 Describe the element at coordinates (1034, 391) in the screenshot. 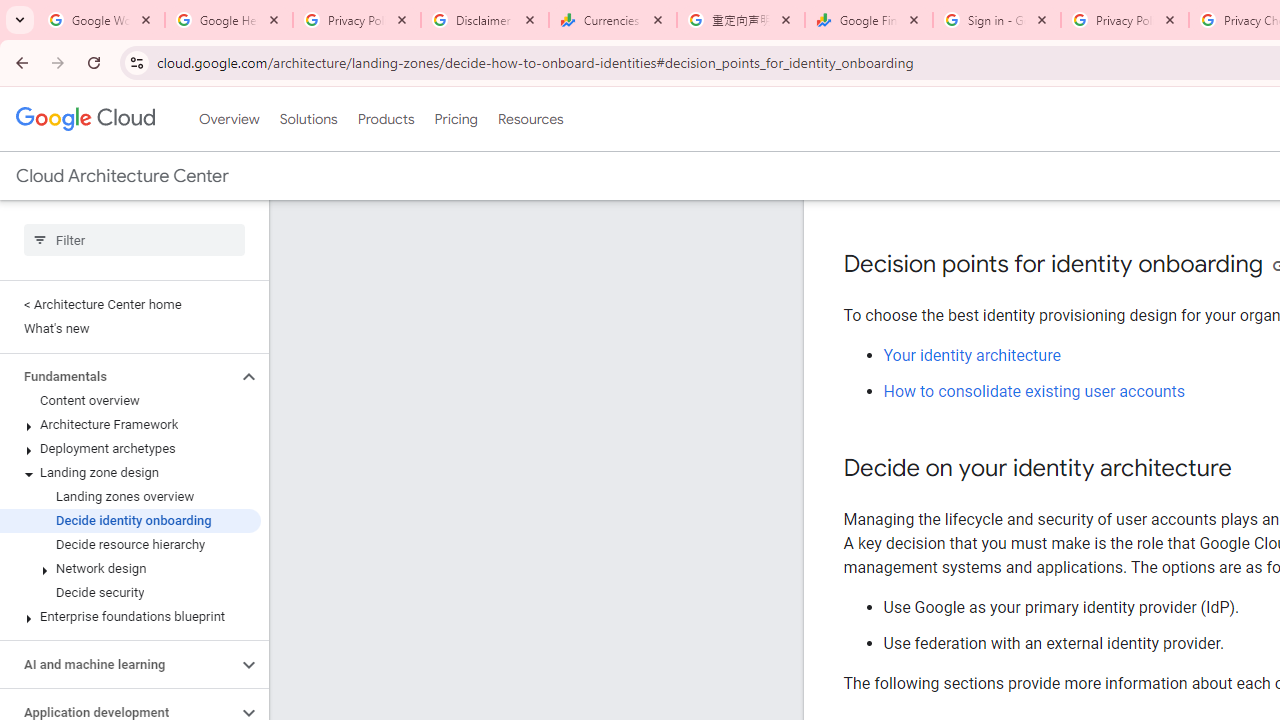

I see `'How to consolidate existing user accounts'` at that location.